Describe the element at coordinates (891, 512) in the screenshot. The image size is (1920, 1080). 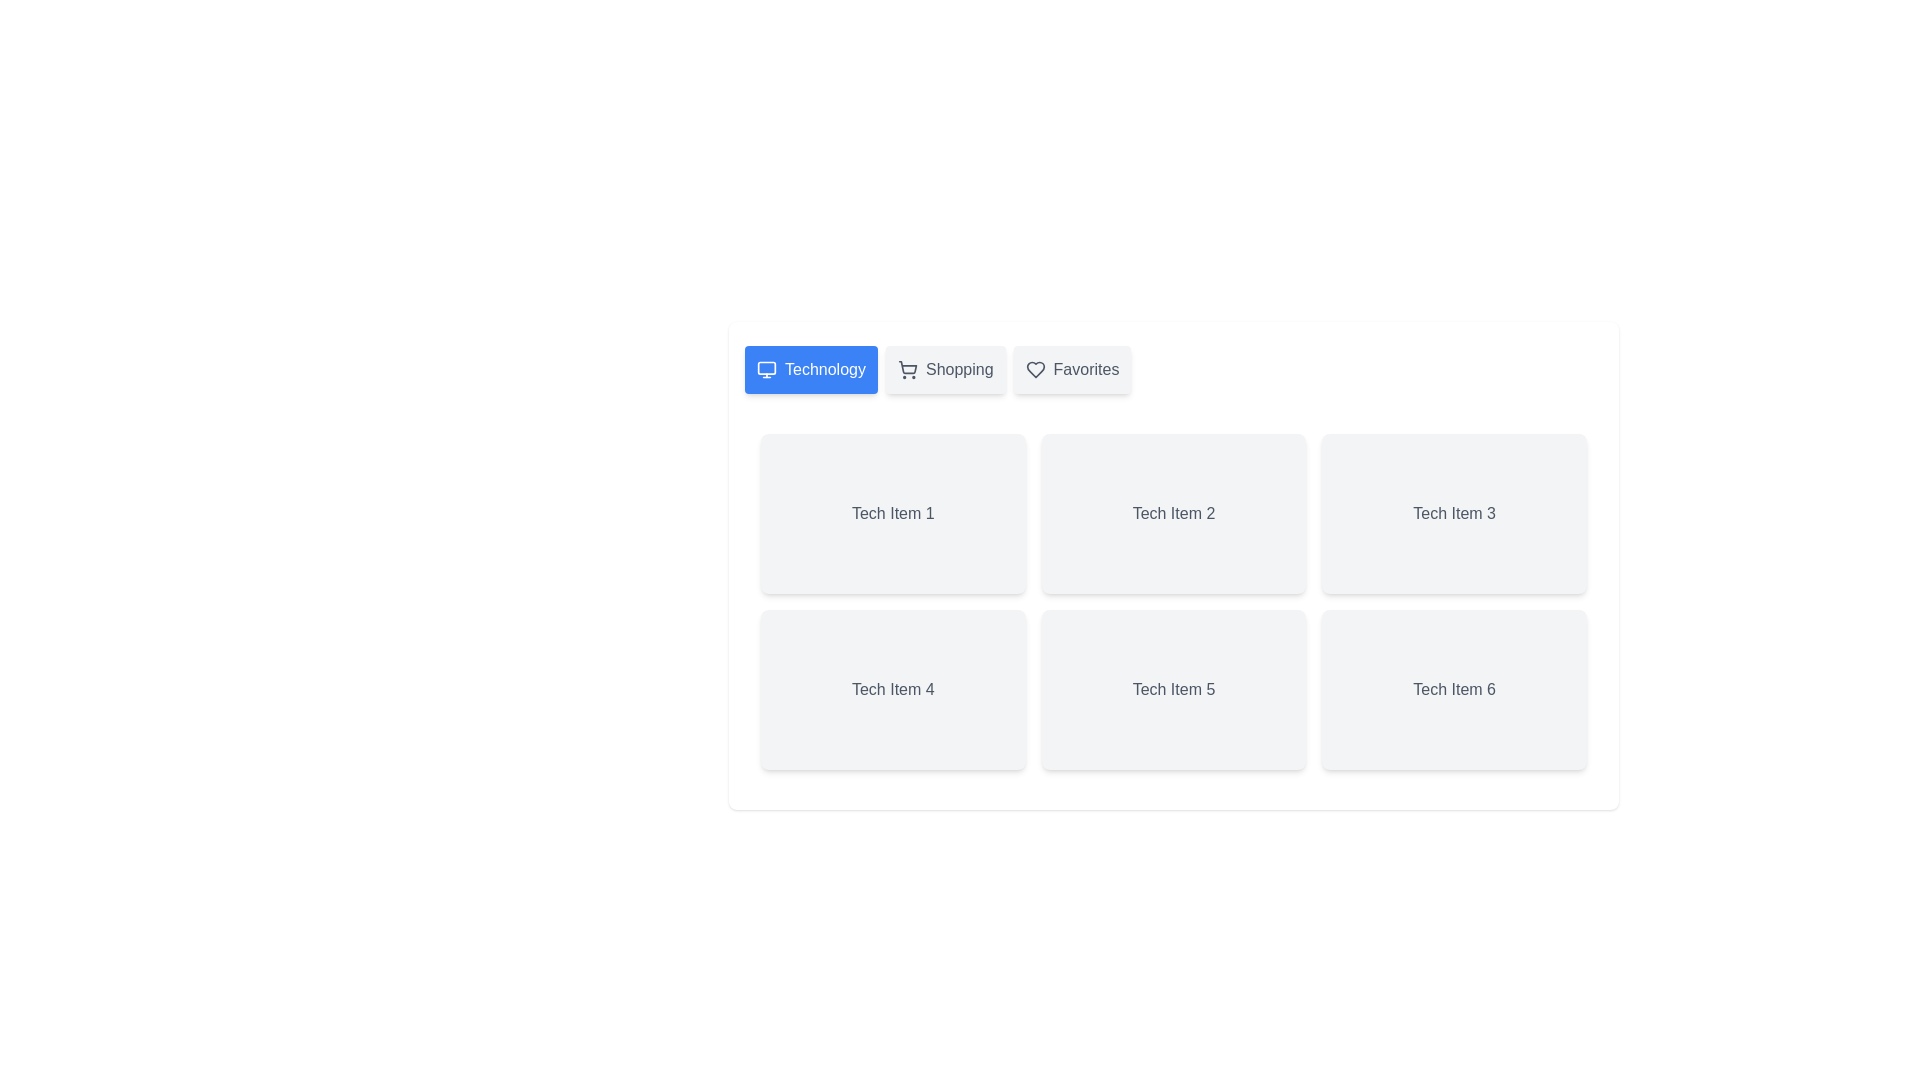
I see `the text 'Tech Item 1' to select it` at that location.